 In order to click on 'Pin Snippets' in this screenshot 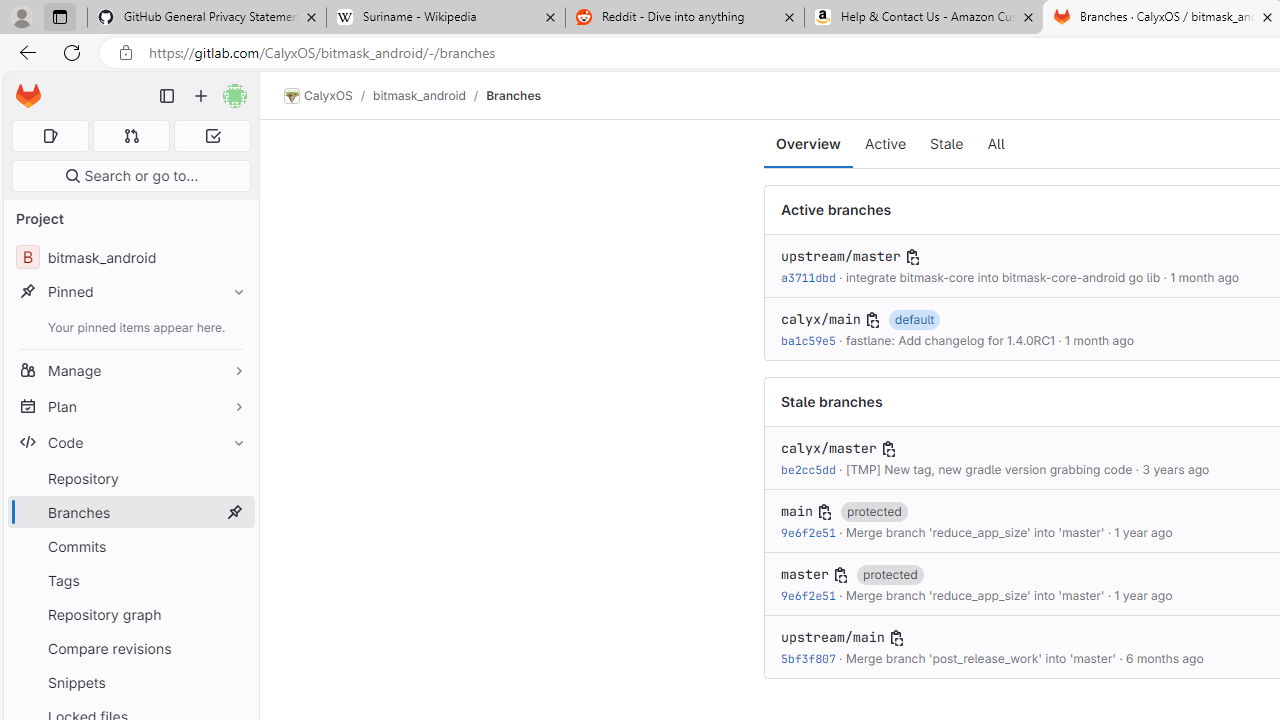, I will do `click(234, 681)`.